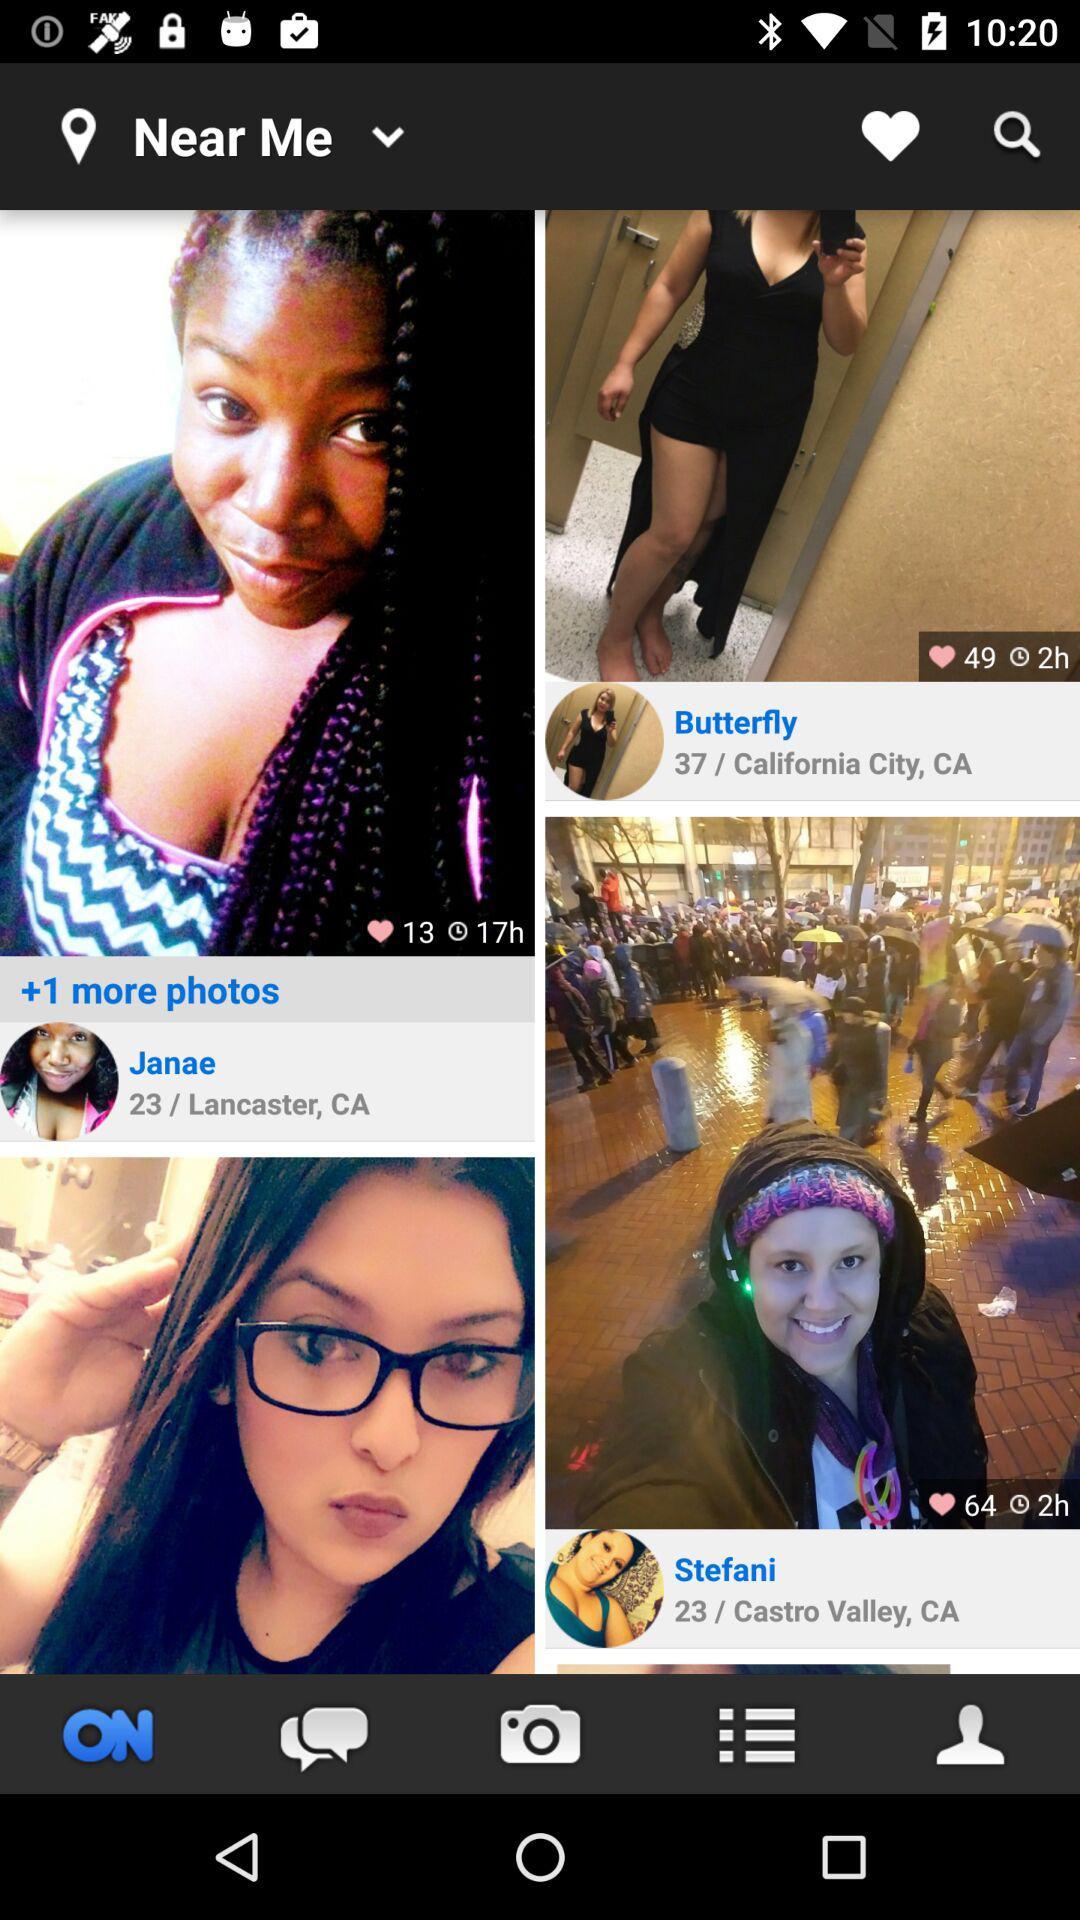  I want to click on profile, so click(58, 1080).